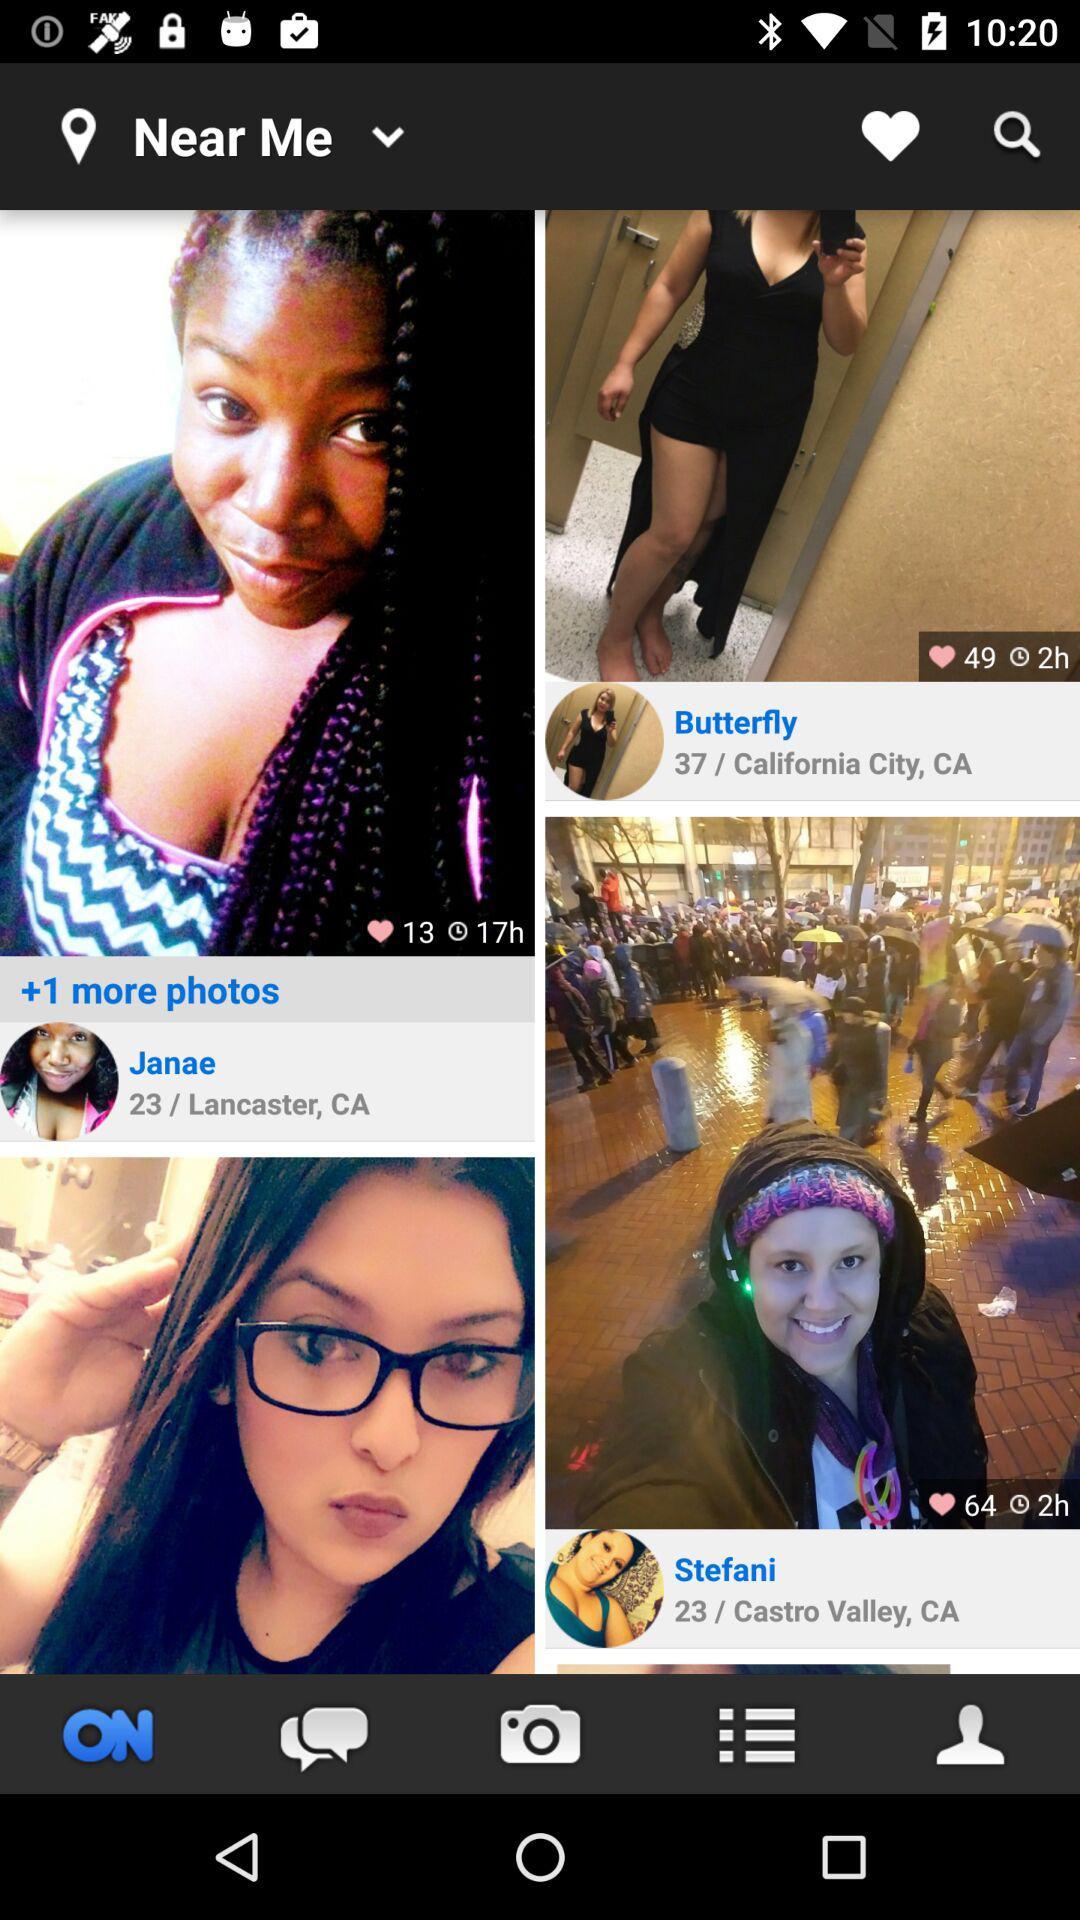  I want to click on profile, so click(58, 1080).